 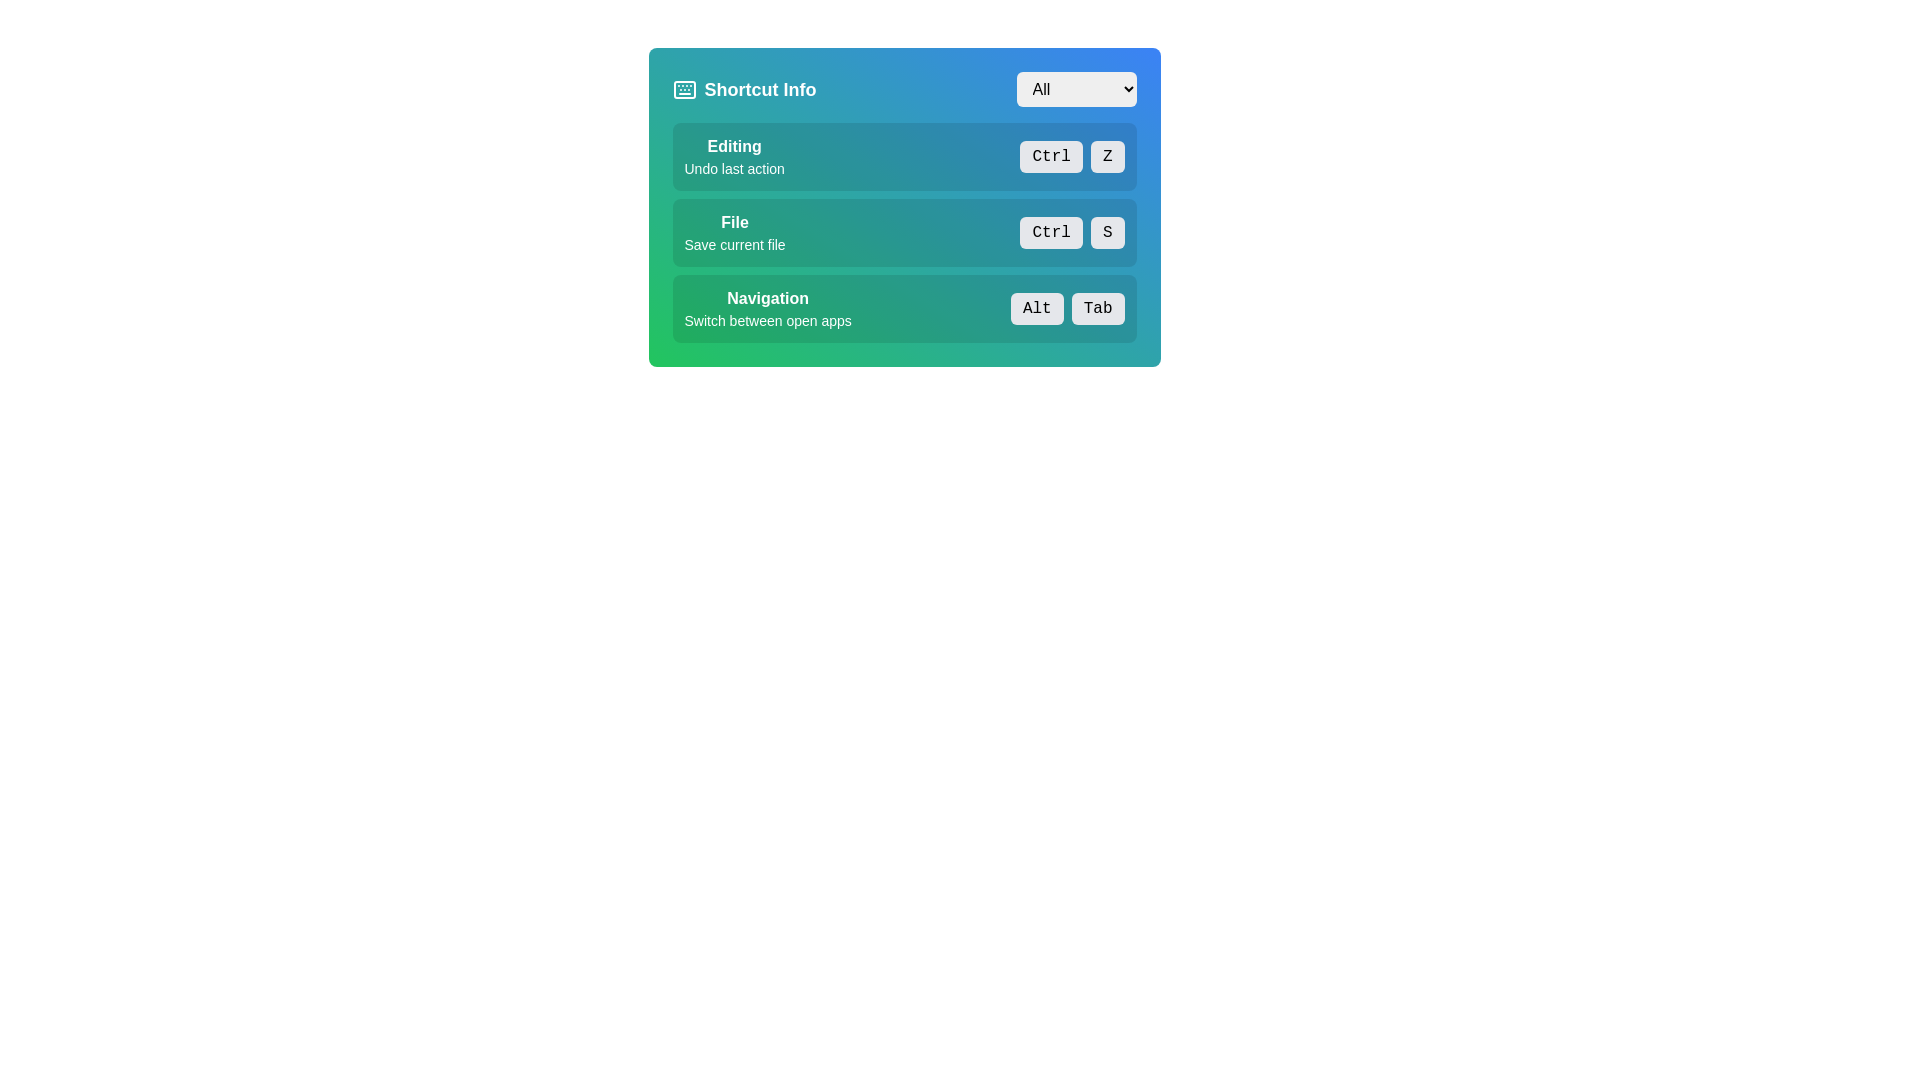 I want to click on the static display element representing the 'Alt' key, which is located in the bottom row under 'Navigation', immediately before the 'Tab' button, so click(x=1037, y=308).